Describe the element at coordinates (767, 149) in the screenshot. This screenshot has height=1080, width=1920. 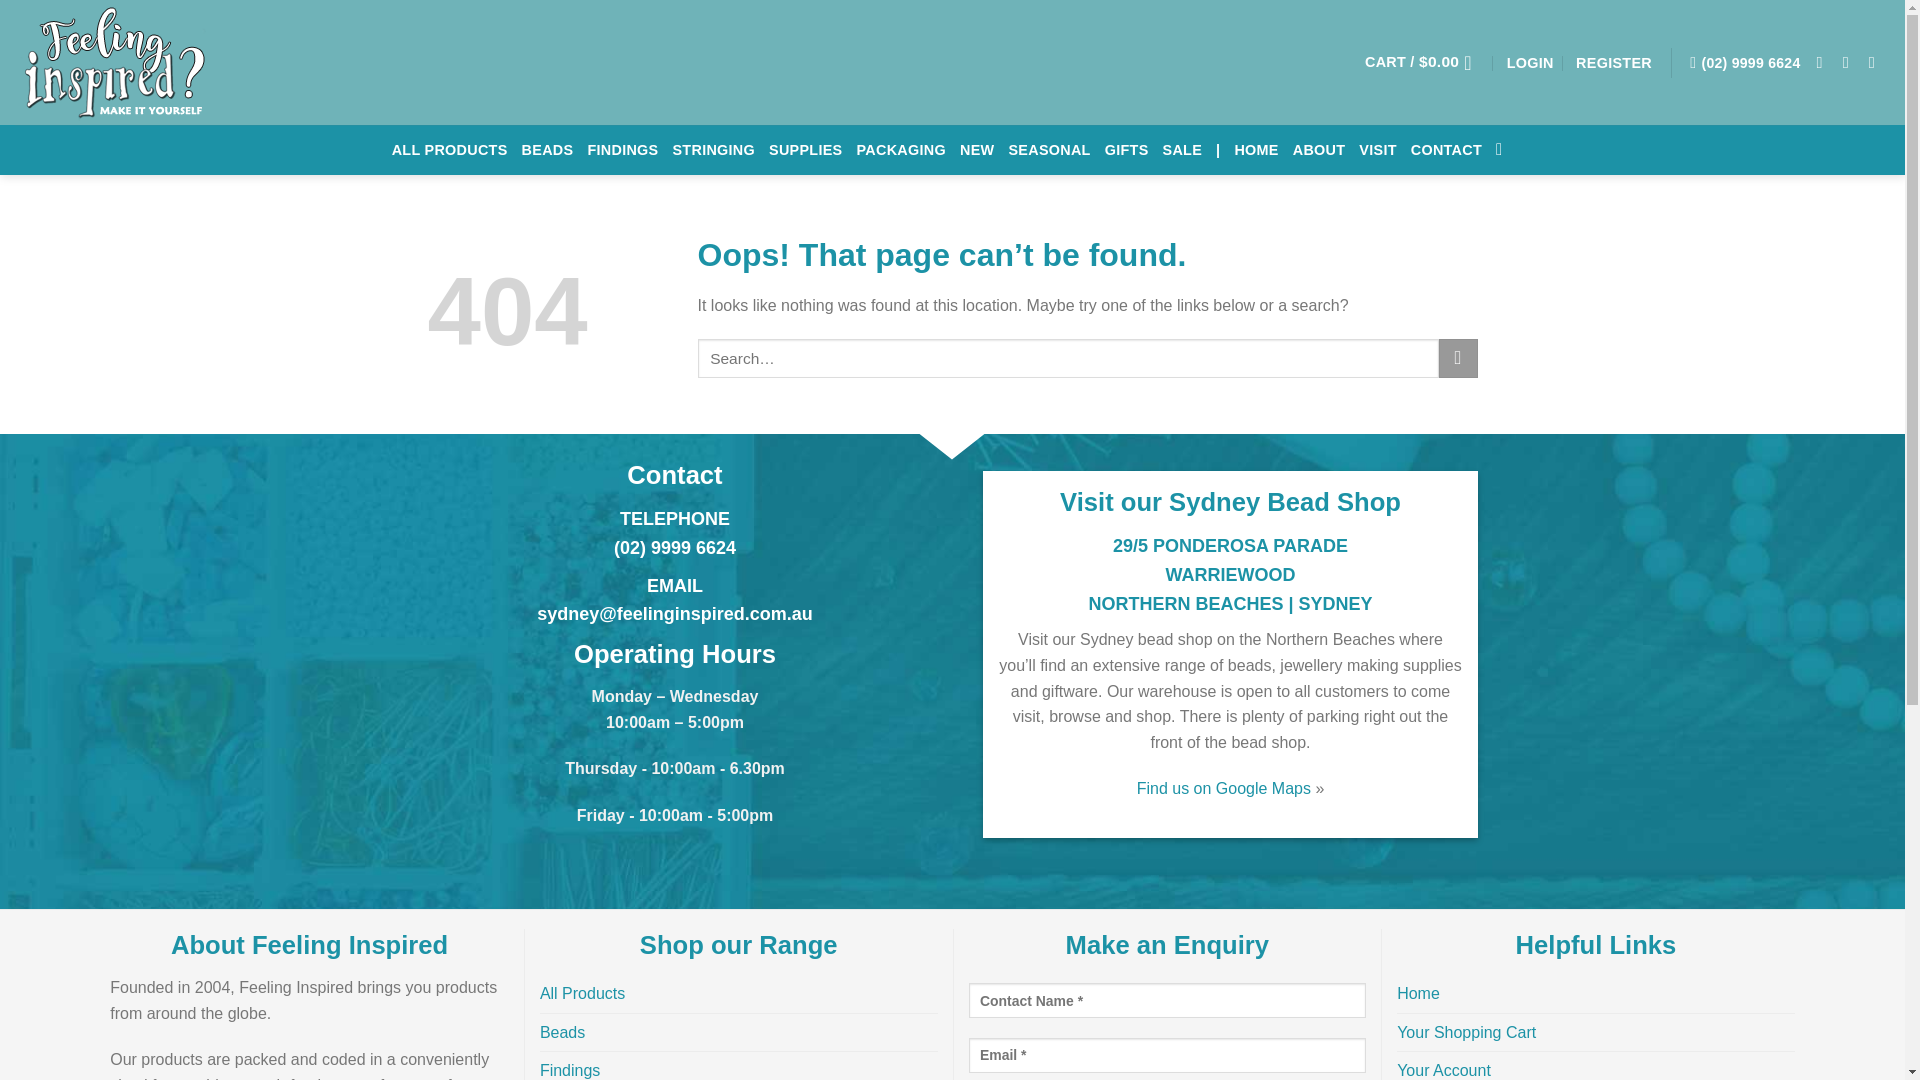
I see `'SUPPLIES'` at that location.